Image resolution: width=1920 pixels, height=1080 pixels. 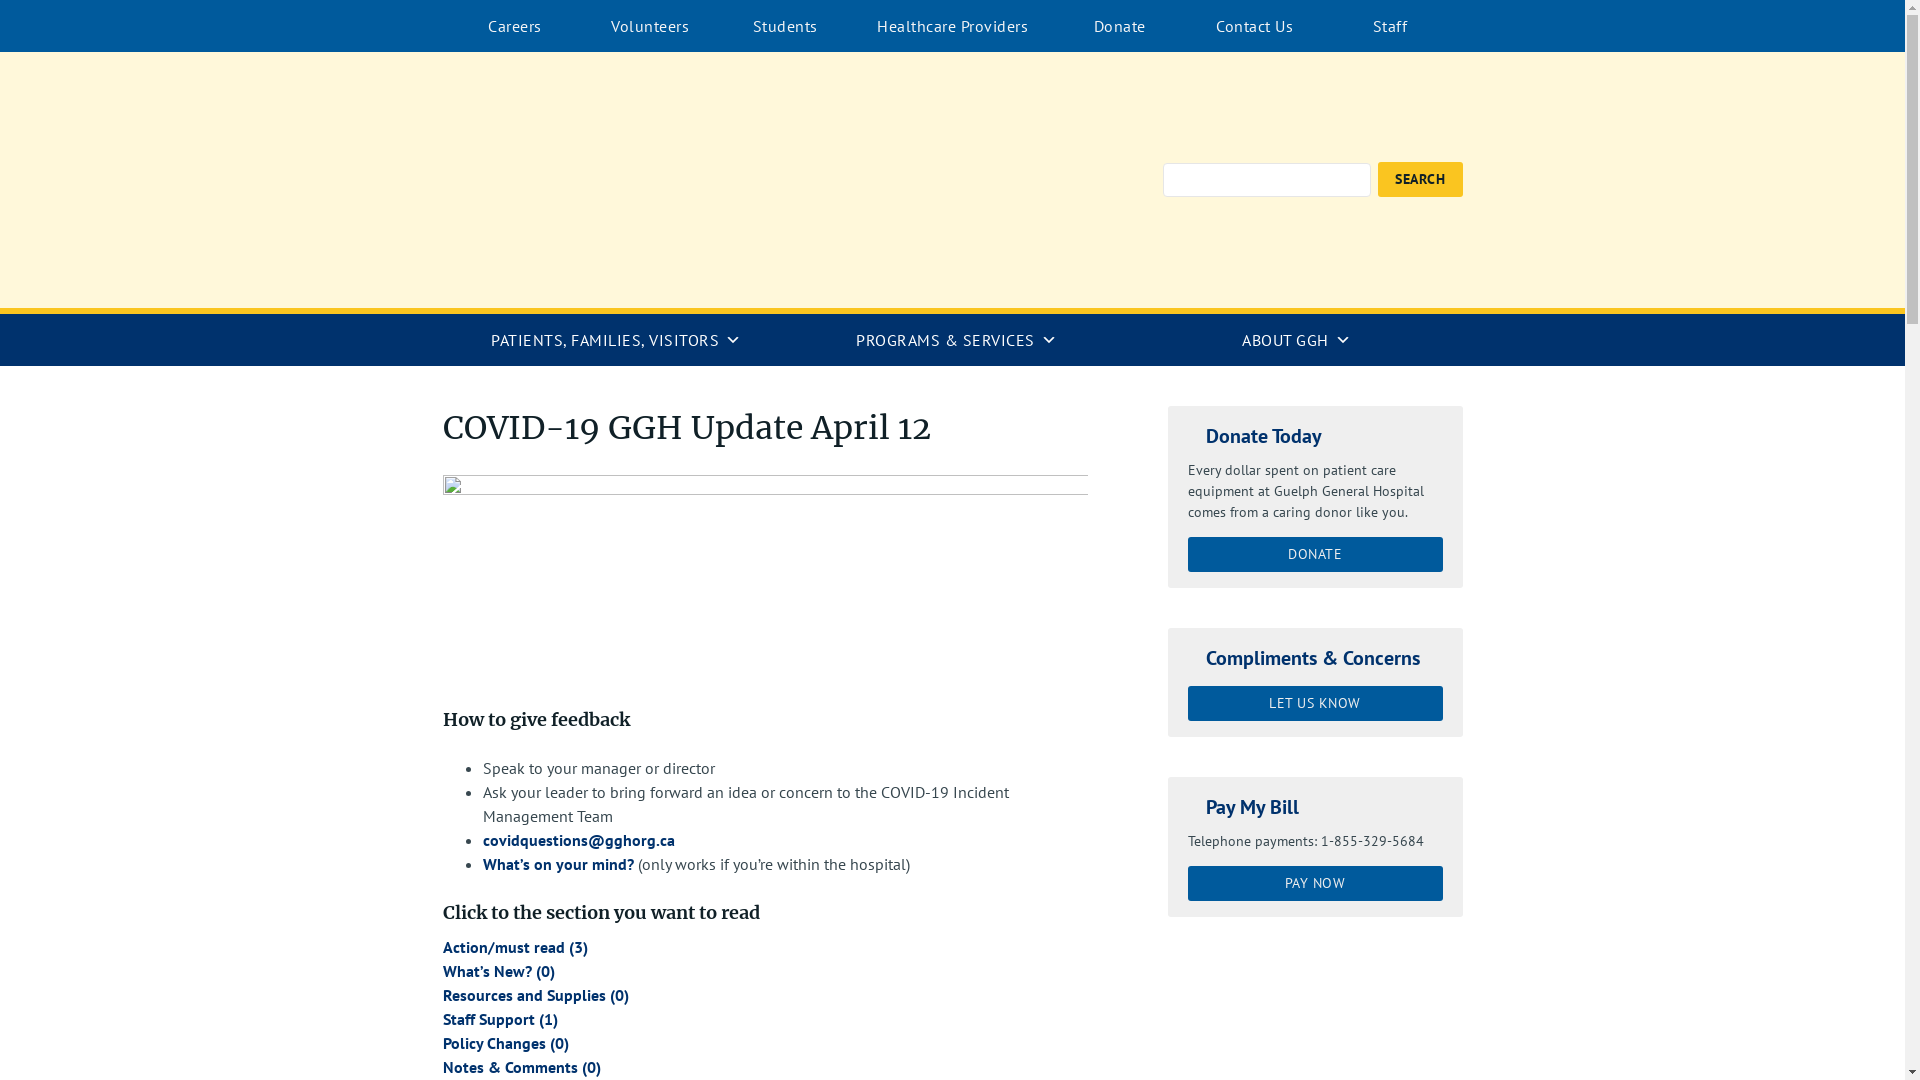 What do you see at coordinates (1315, 702) in the screenshot?
I see `'LET US KNOW'` at bounding box center [1315, 702].